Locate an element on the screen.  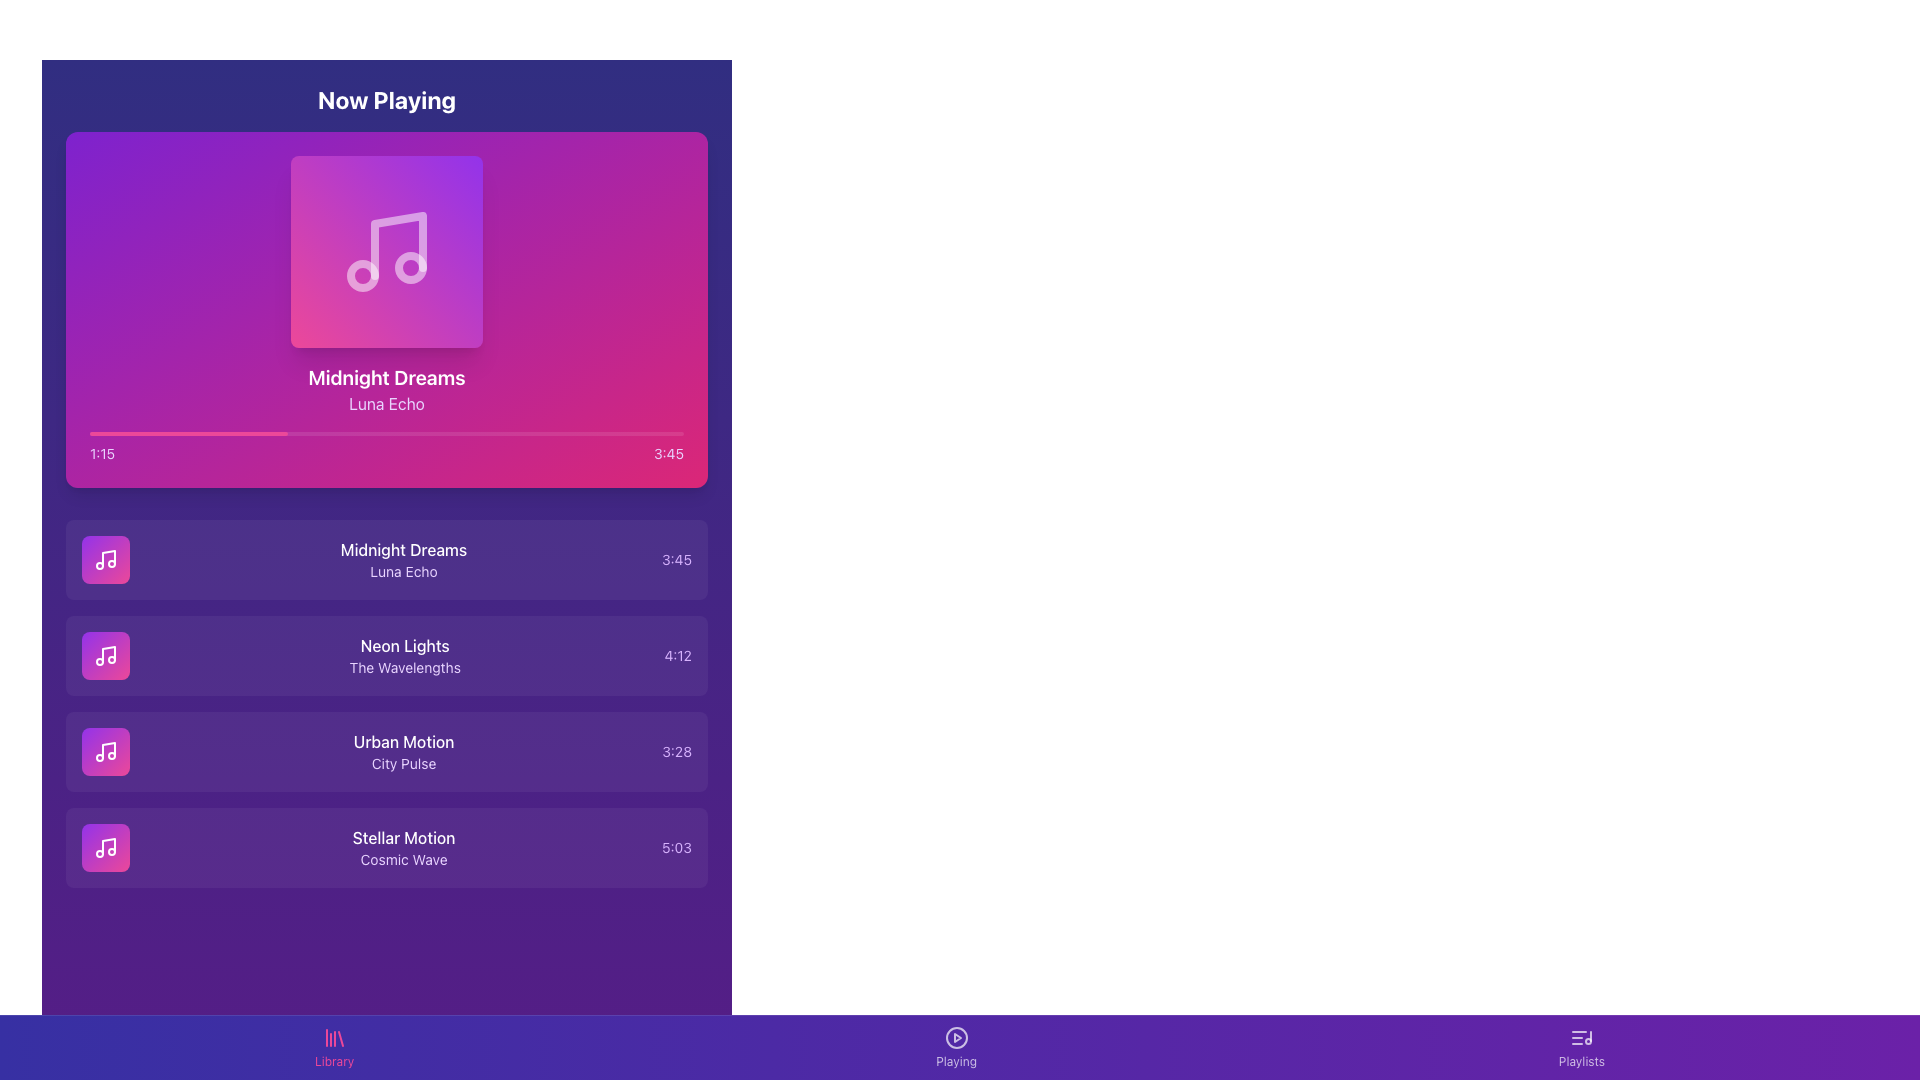
the Text Label that represents the title of a song or playlist item located in the third row of the playlist, positioned to the right of a music icon is located at coordinates (403, 741).